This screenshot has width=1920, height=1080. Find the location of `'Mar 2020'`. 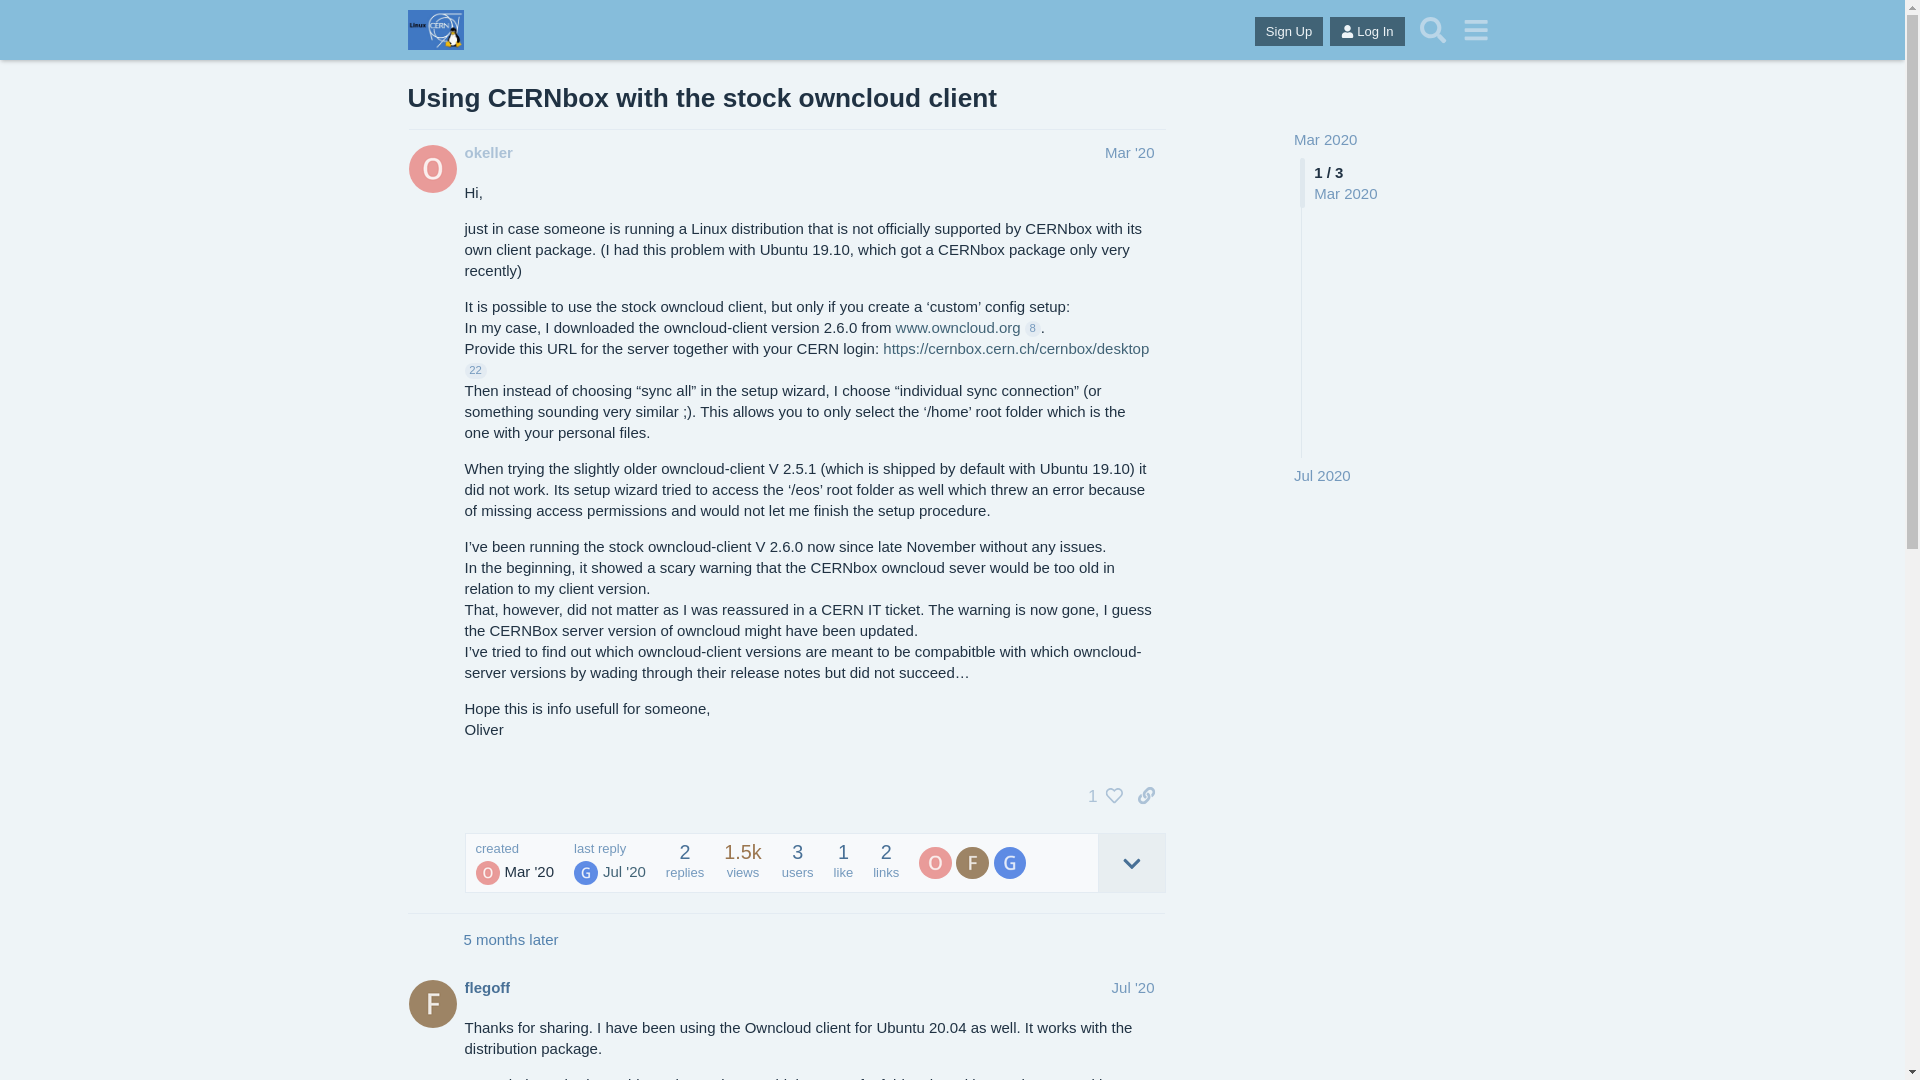

'Mar 2020' is located at coordinates (1294, 138).